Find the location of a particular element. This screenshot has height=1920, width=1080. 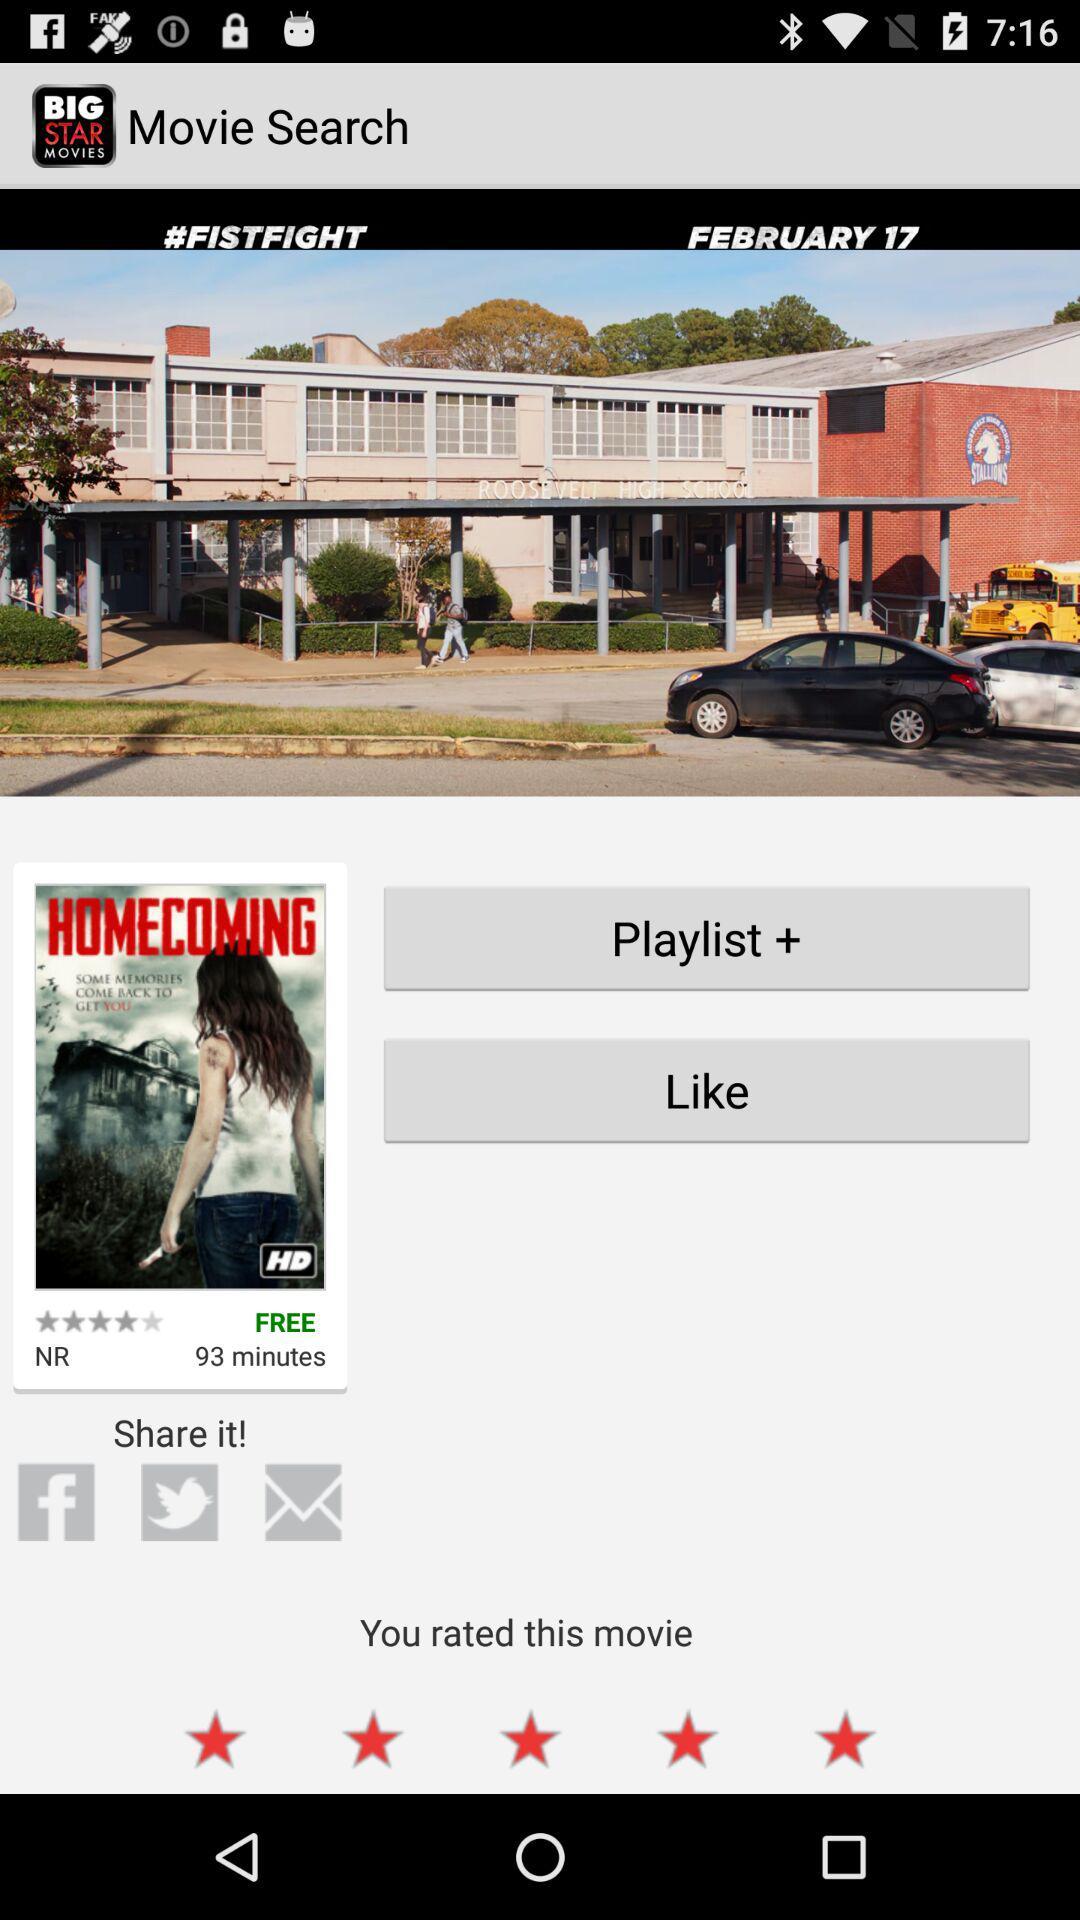

the twitter icon is located at coordinates (180, 1607).